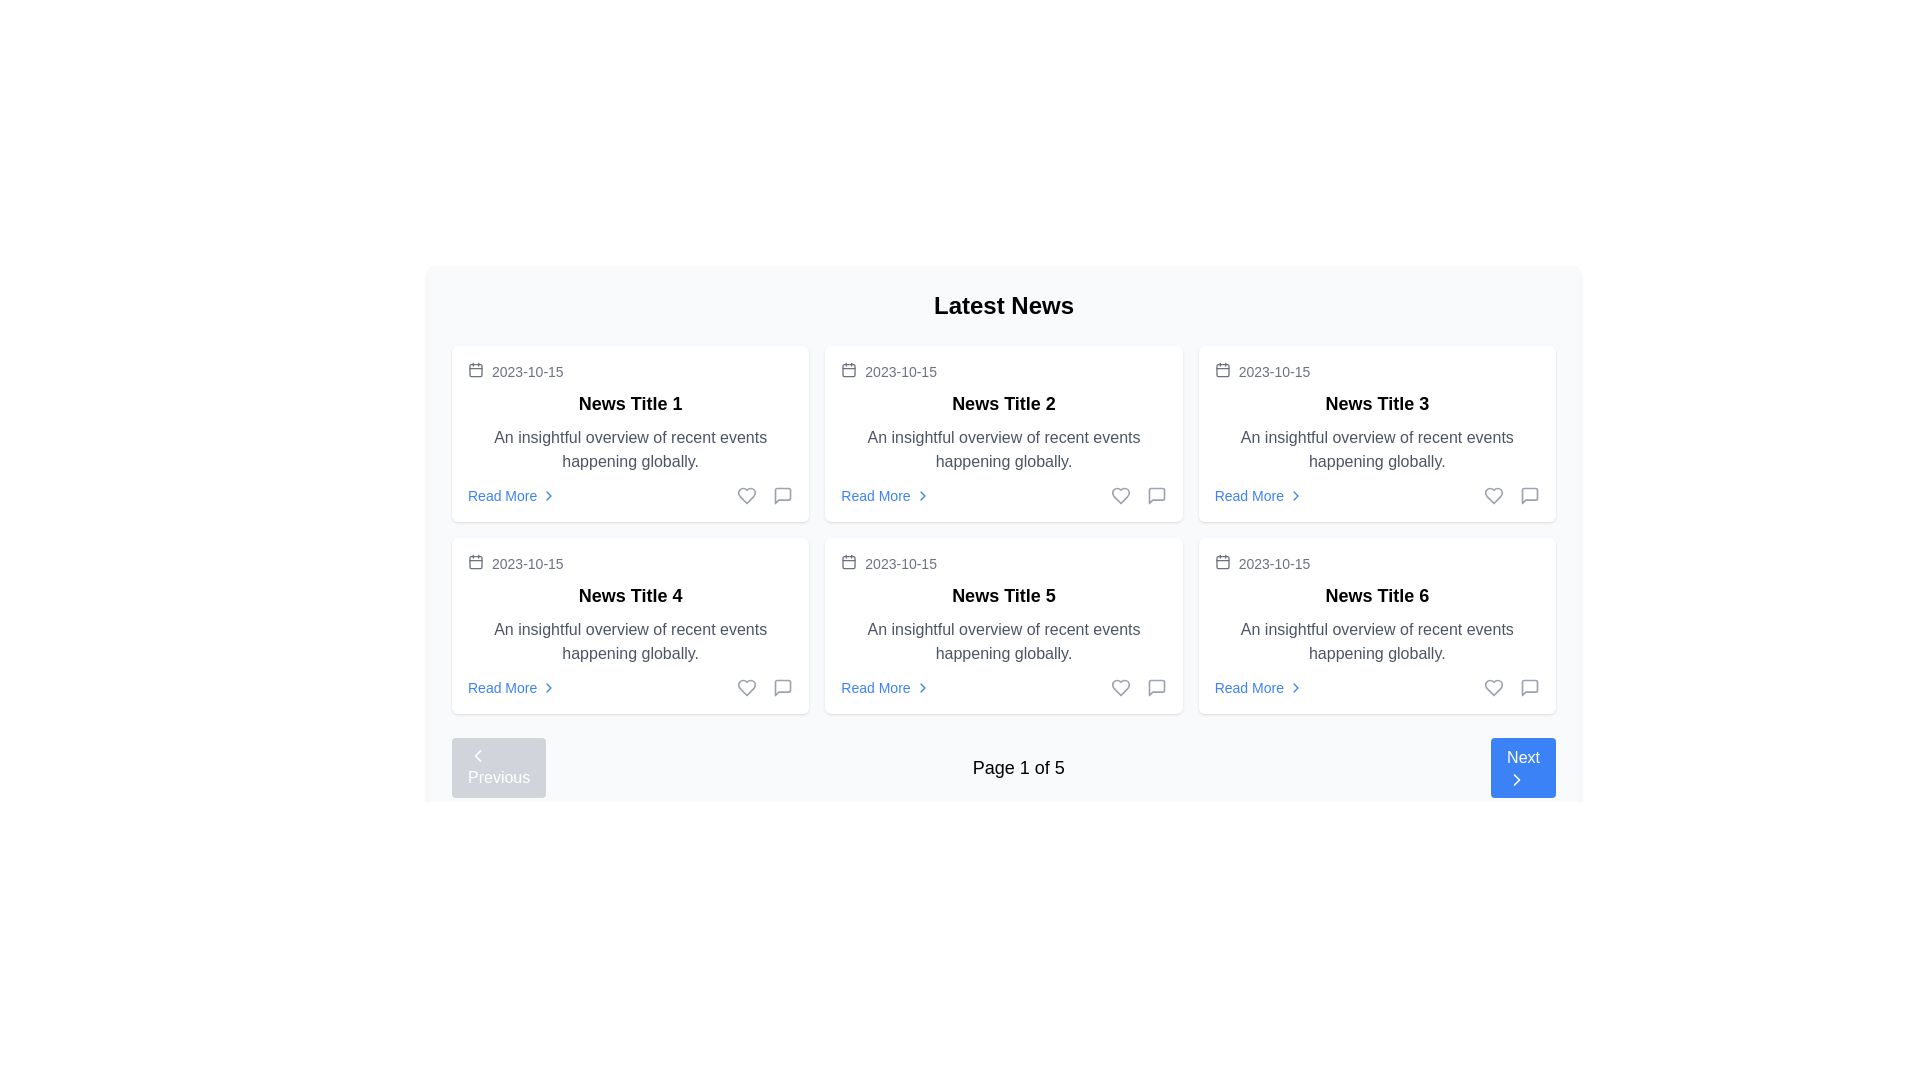 The image size is (1920, 1080). I want to click on the 'Read More' link located, so click(1376, 495).